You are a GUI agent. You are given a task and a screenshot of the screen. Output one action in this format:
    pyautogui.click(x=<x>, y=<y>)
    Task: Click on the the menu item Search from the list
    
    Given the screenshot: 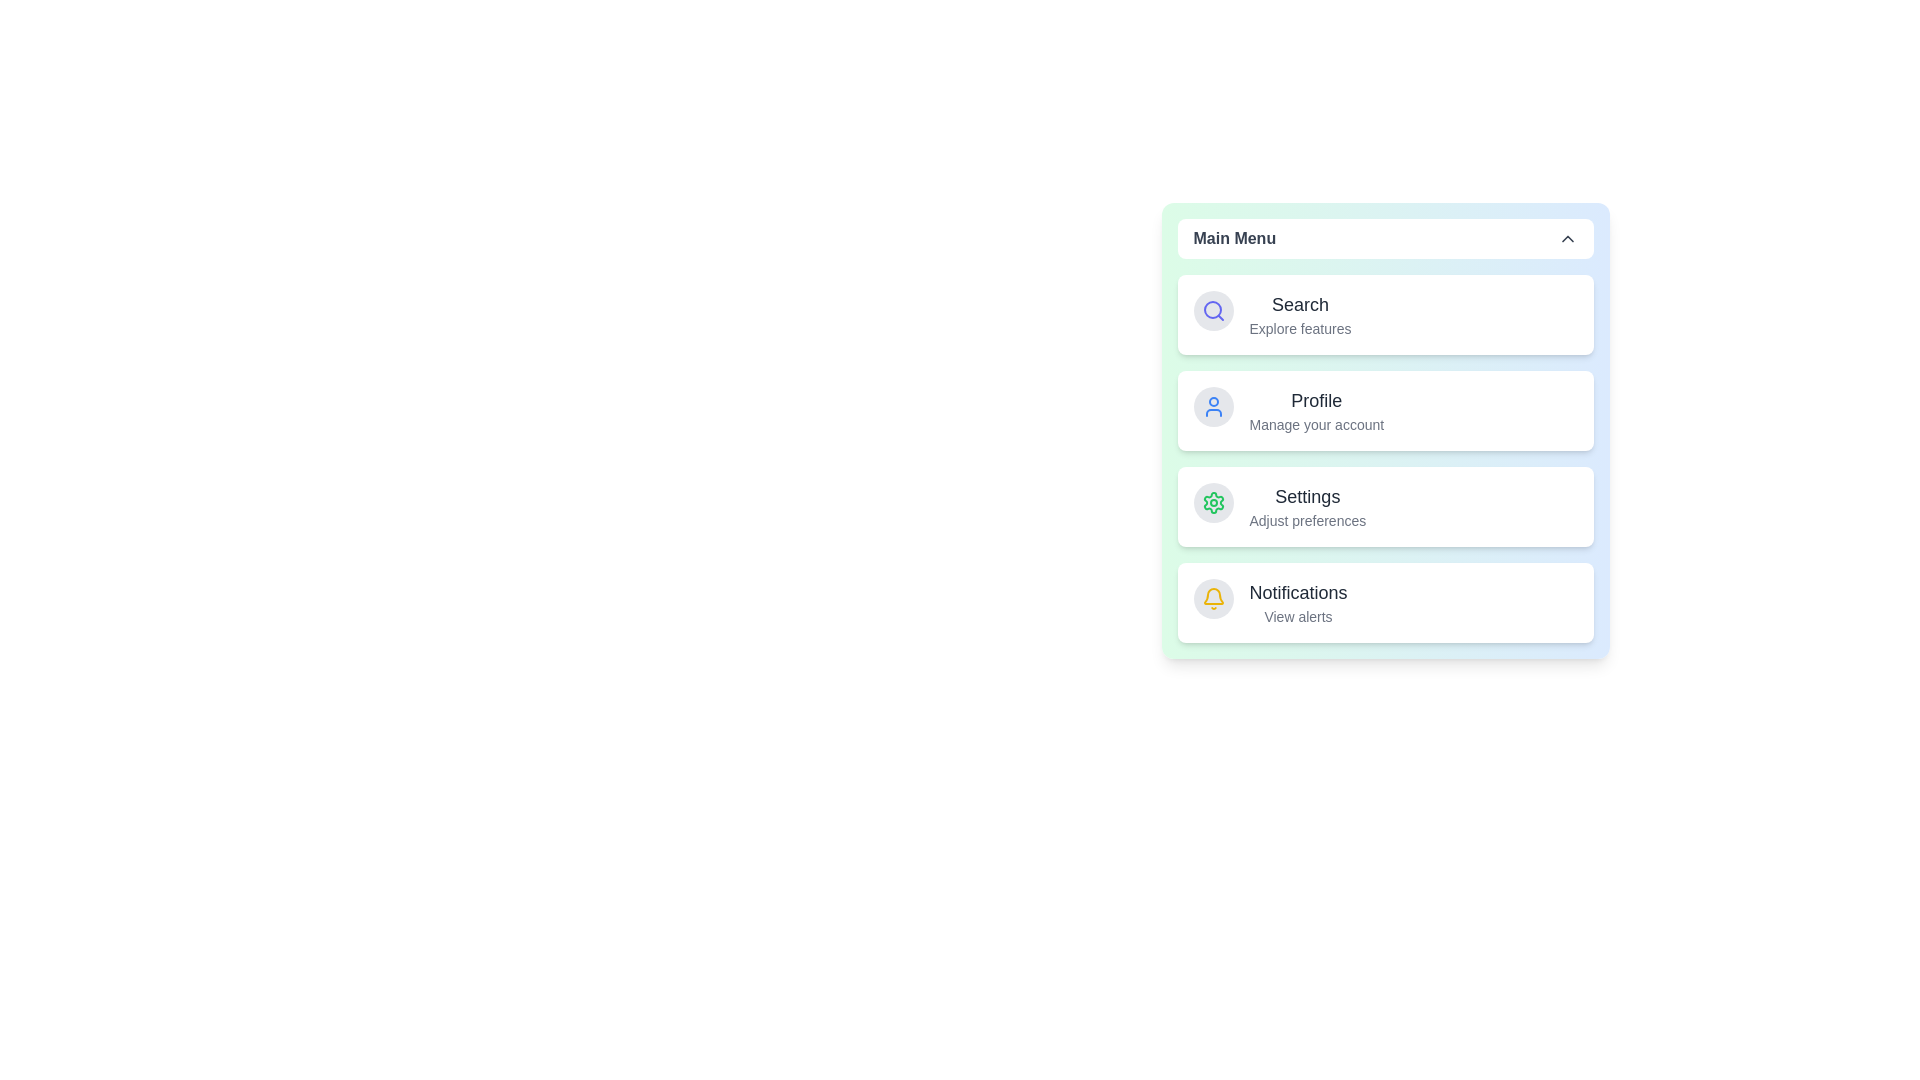 What is the action you would take?
    pyautogui.click(x=1300, y=315)
    